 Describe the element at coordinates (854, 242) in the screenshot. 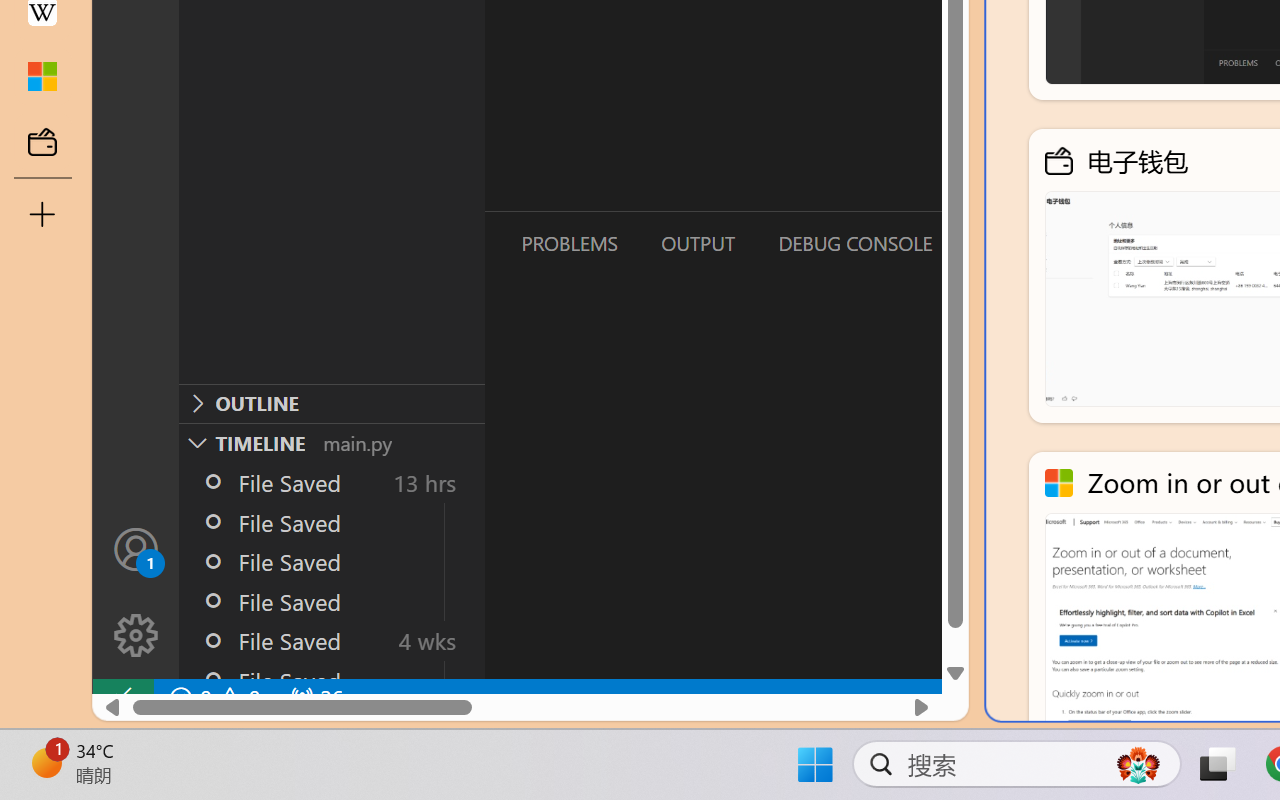

I see `'Debug Console (Ctrl+Shift+Y)'` at that location.